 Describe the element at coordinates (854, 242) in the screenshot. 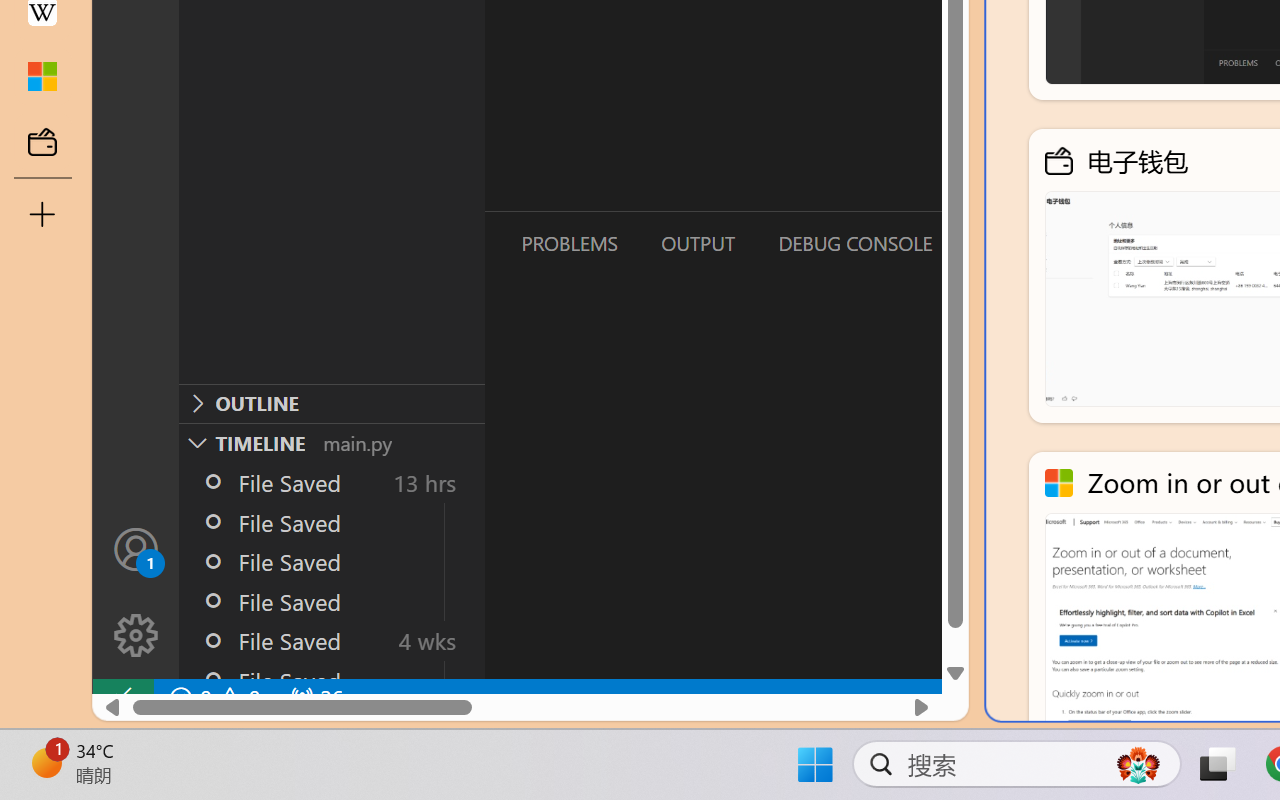

I see `'Debug Console (Ctrl+Shift+Y)'` at that location.